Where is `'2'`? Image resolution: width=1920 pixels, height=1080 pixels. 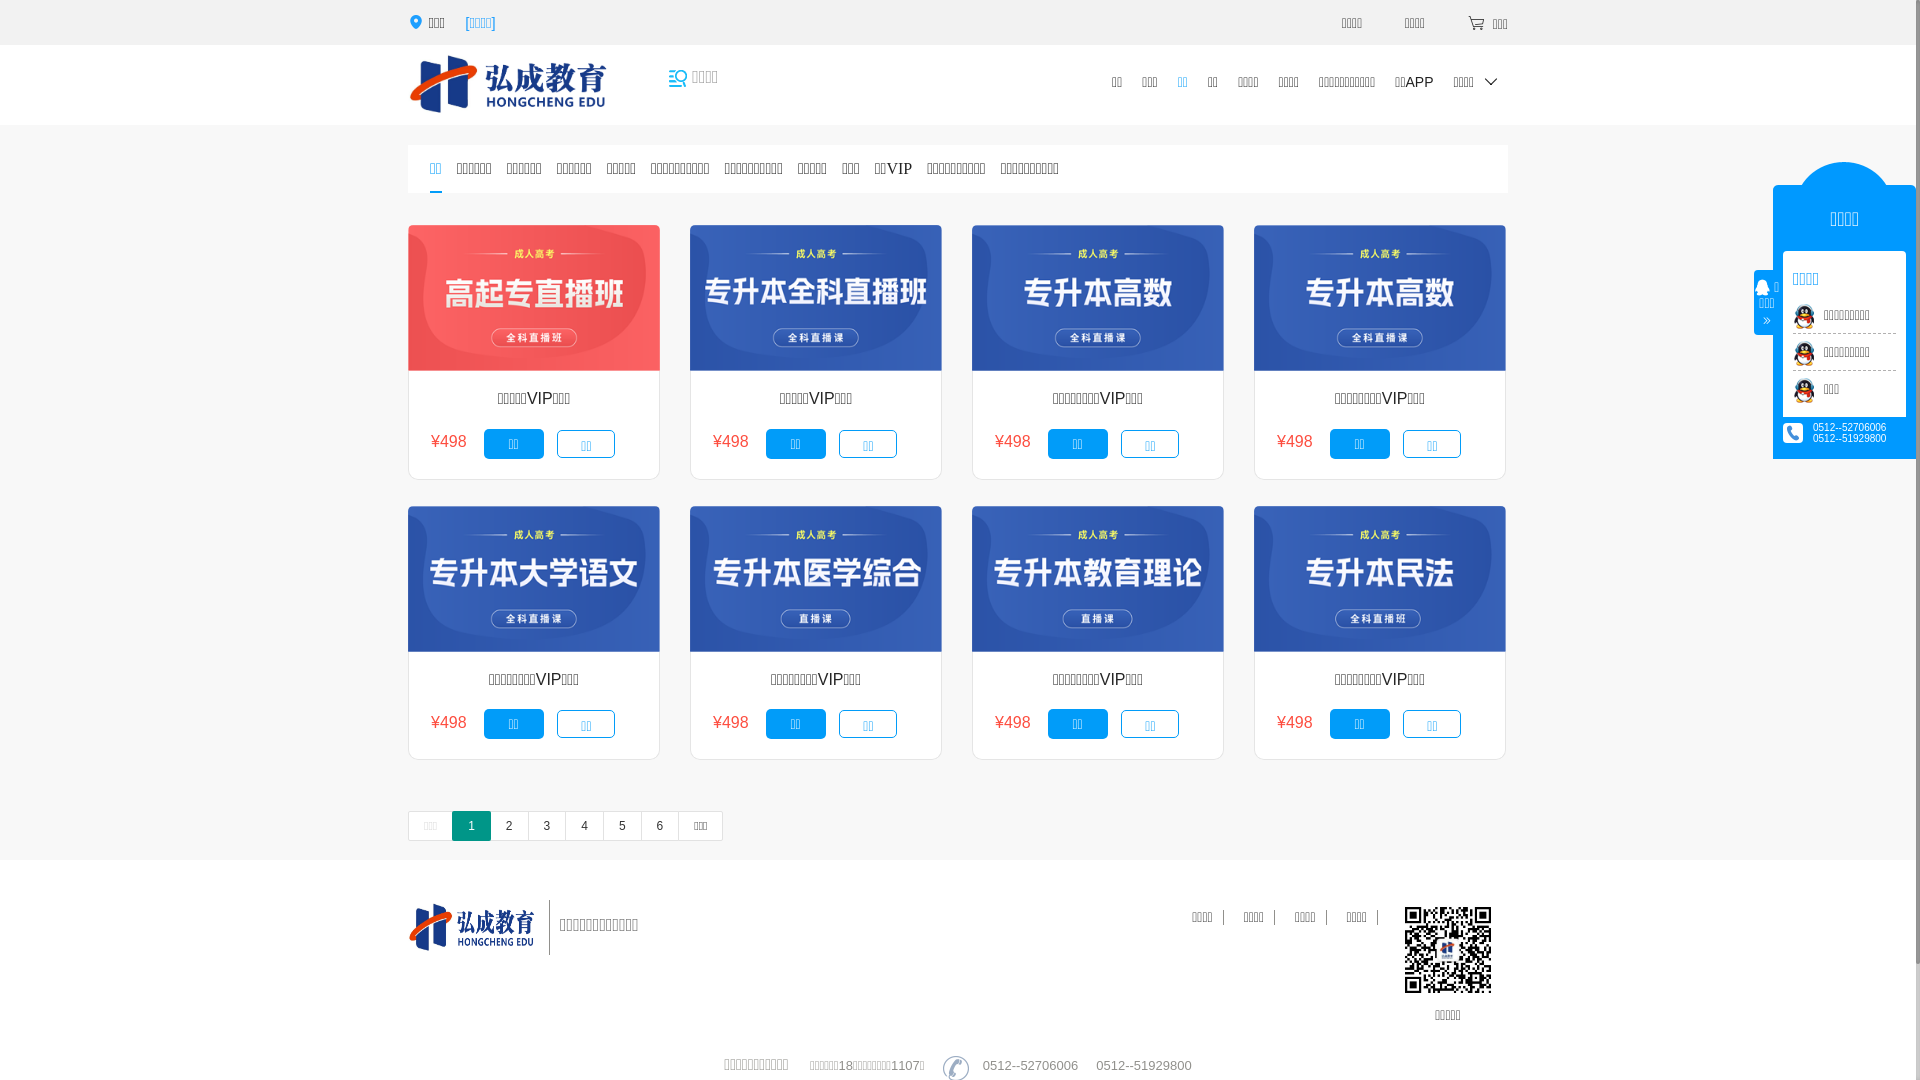
'2' is located at coordinates (509, 825).